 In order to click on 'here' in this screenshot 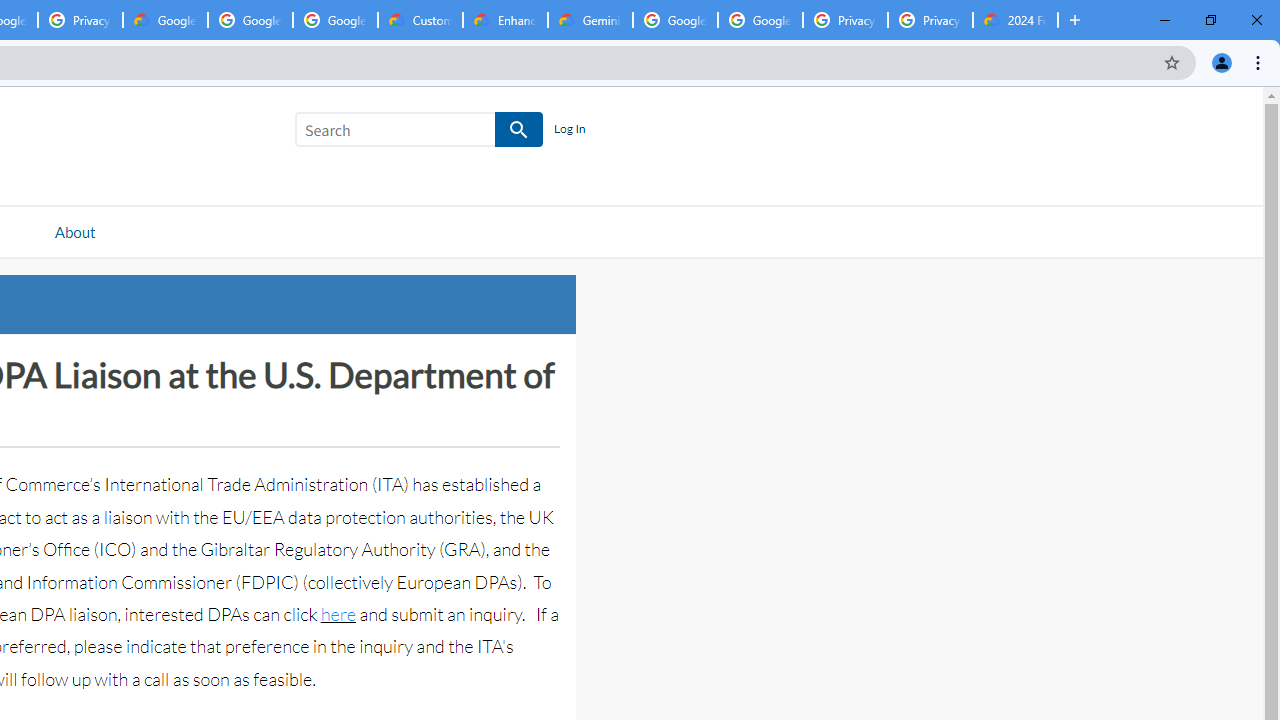, I will do `click(337, 613)`.